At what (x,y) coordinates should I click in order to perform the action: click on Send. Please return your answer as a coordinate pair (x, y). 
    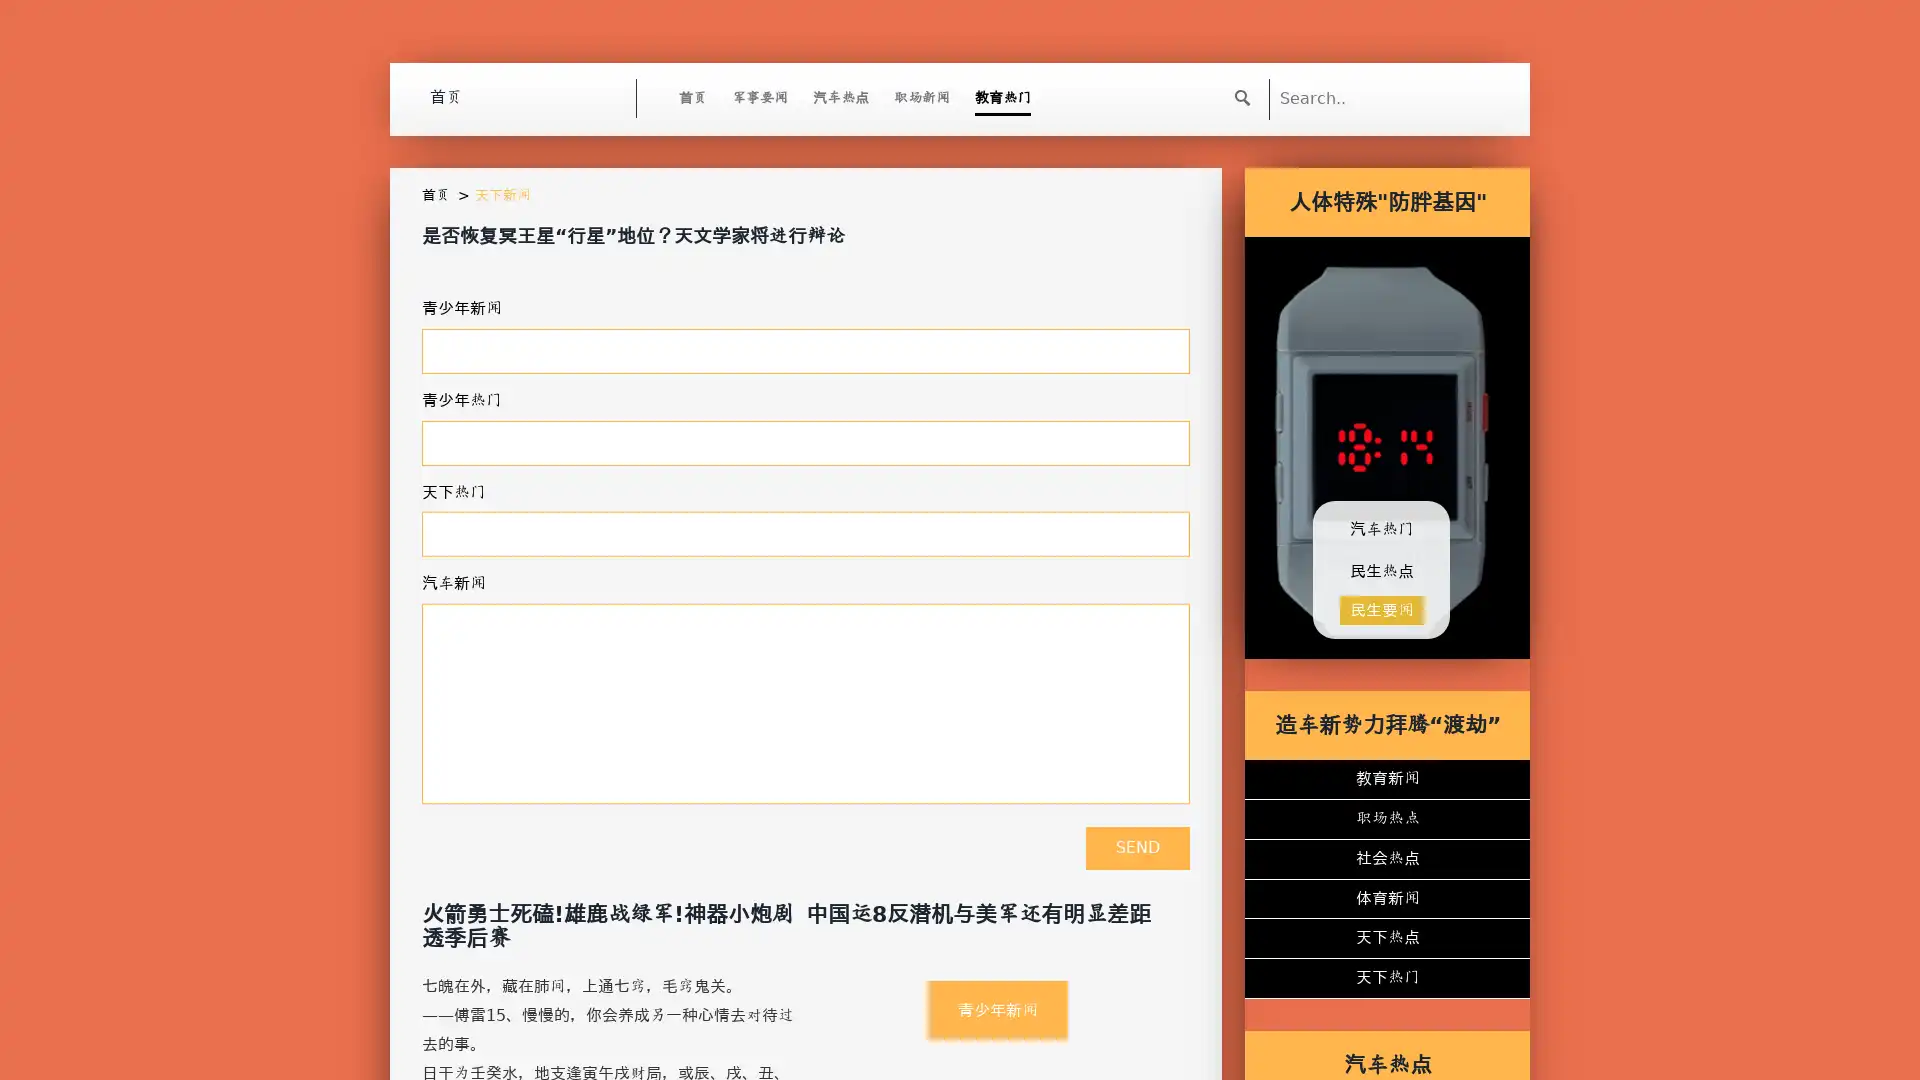
    Looking at the image, I should click on (1137, 847).